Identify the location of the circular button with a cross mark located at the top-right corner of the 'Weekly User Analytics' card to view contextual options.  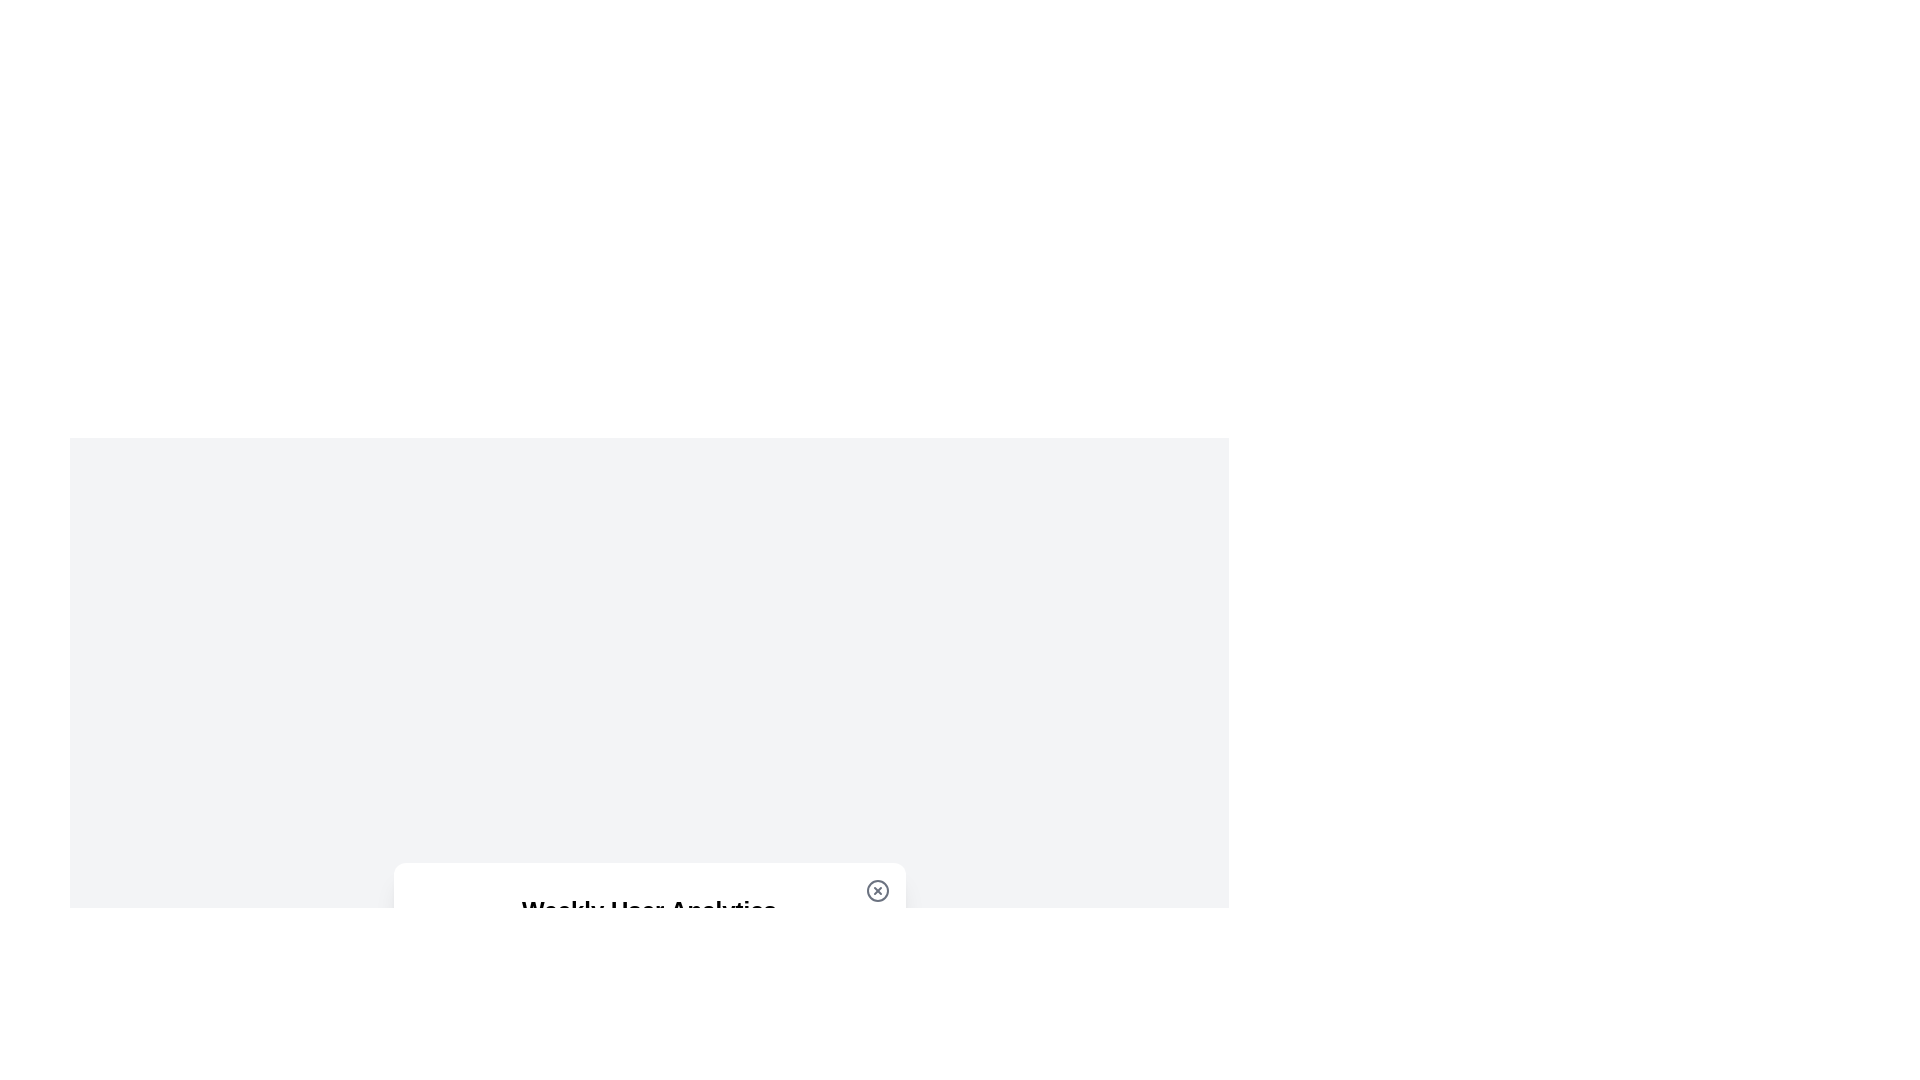
(877, 890).